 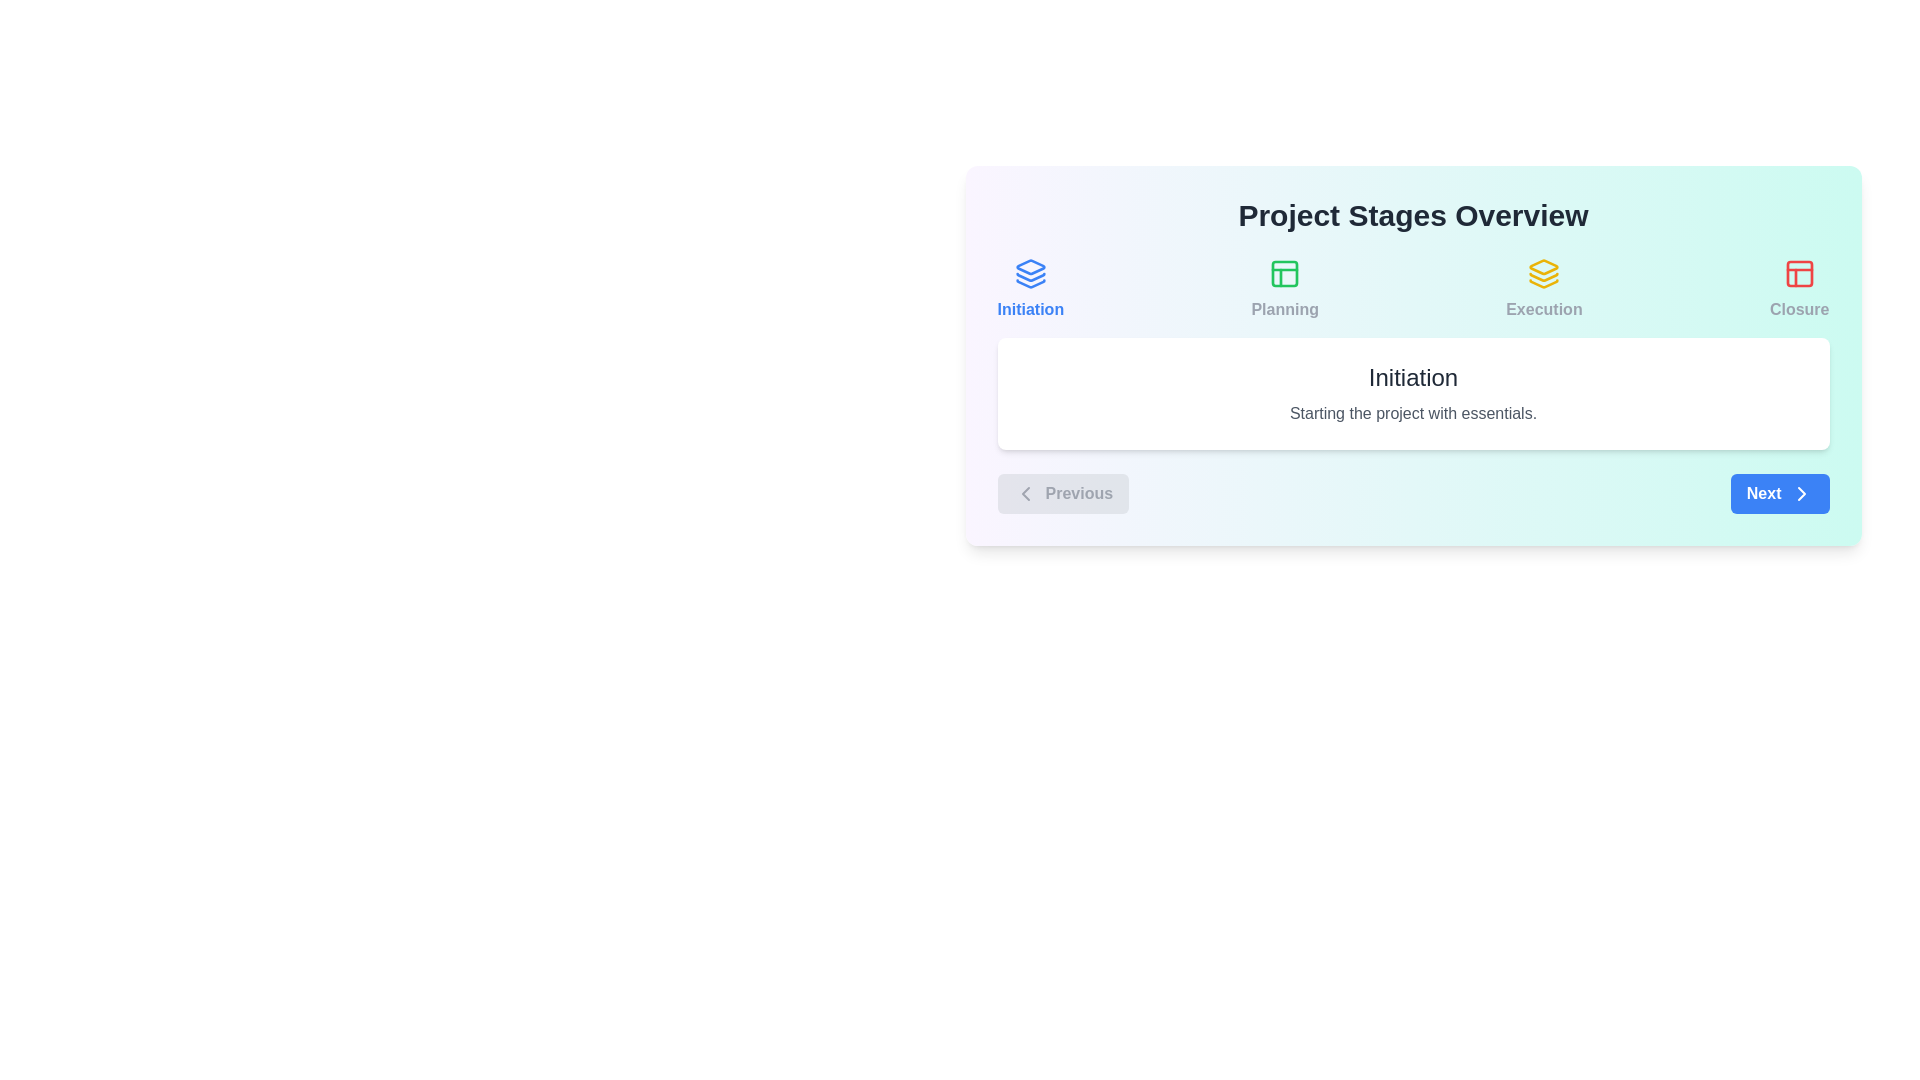 What do you see at coordinates (1025, 493) in the screenshot?
I see `the left-pointing chevron icon located inside the 'Previous' button at the bottom-left of the card interface` at bounding box center [1025, 493].